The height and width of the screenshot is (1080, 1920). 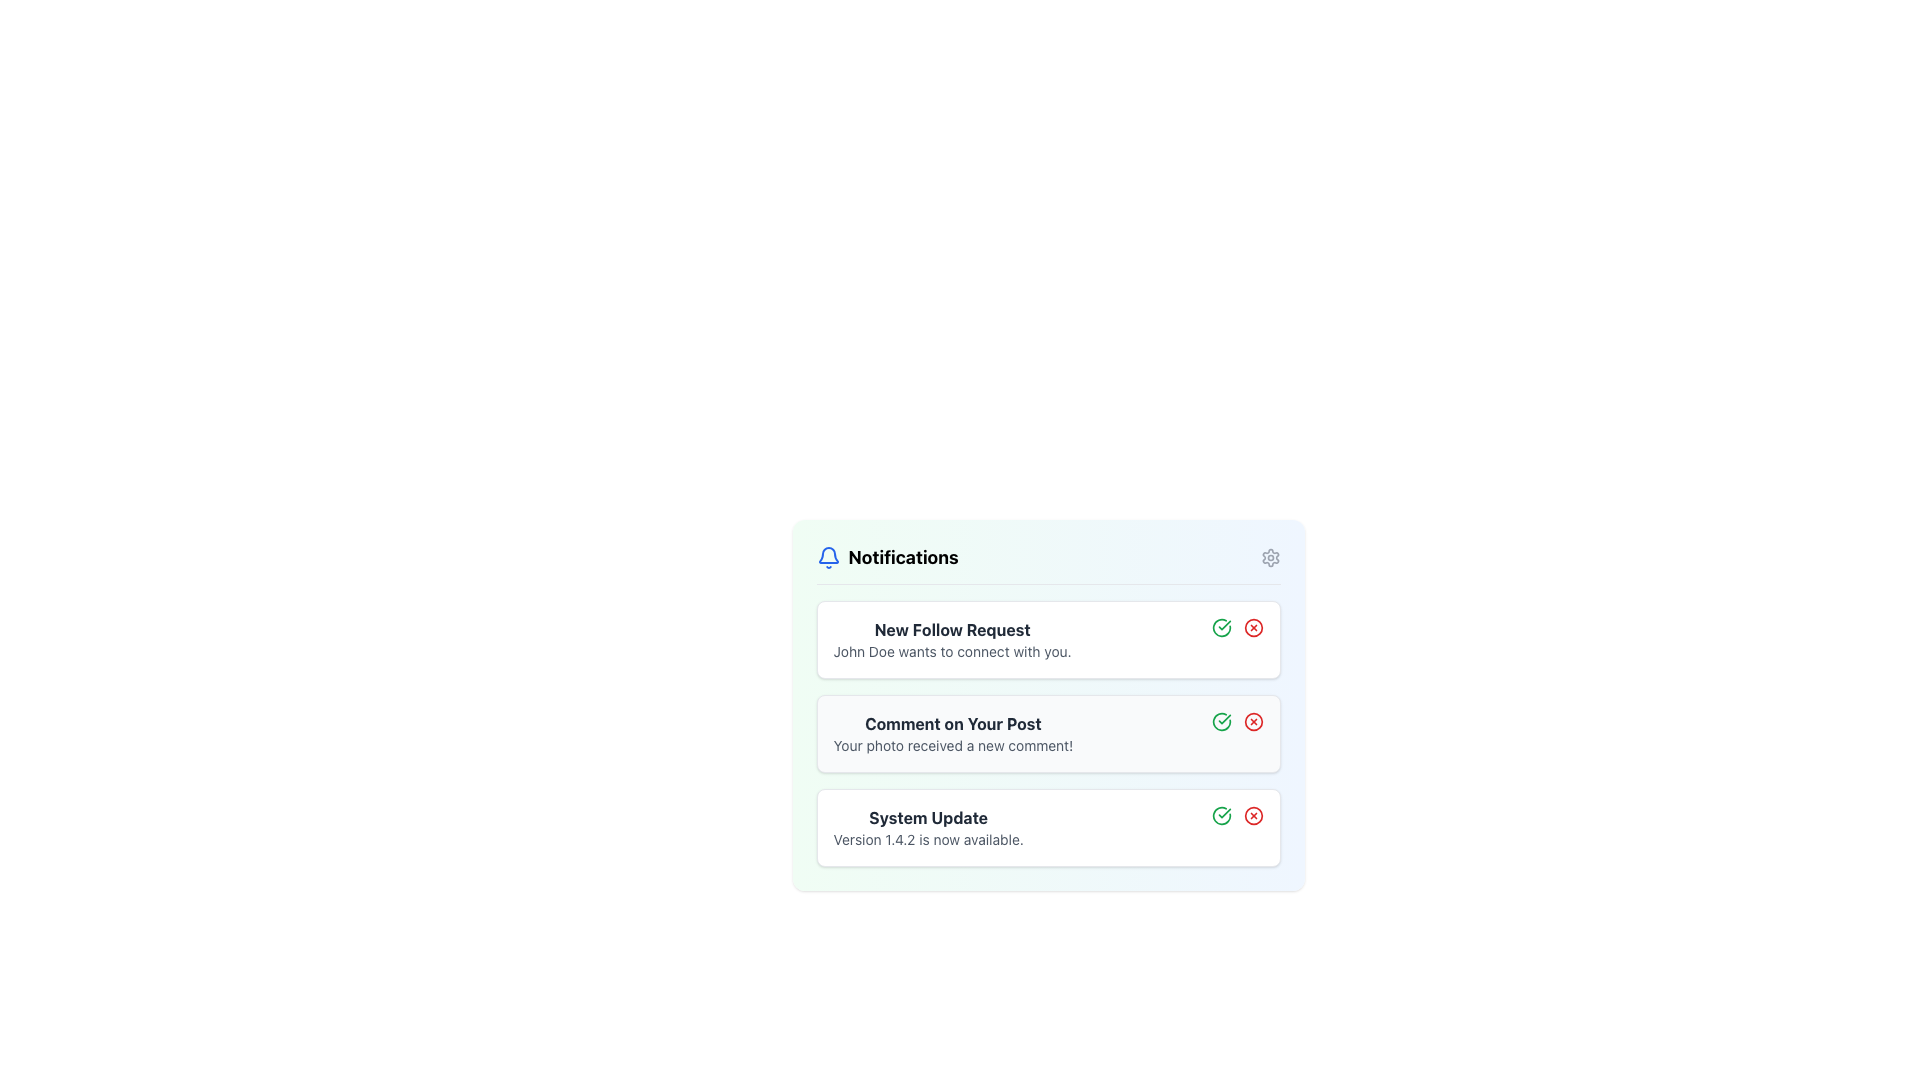 What do you see at coordinates (1220, 627) in the screenshot?
I see `the circular graphical component within the 'New Follow Request' notification card, located to the right of the text content` at bounding box center [1220, 627].